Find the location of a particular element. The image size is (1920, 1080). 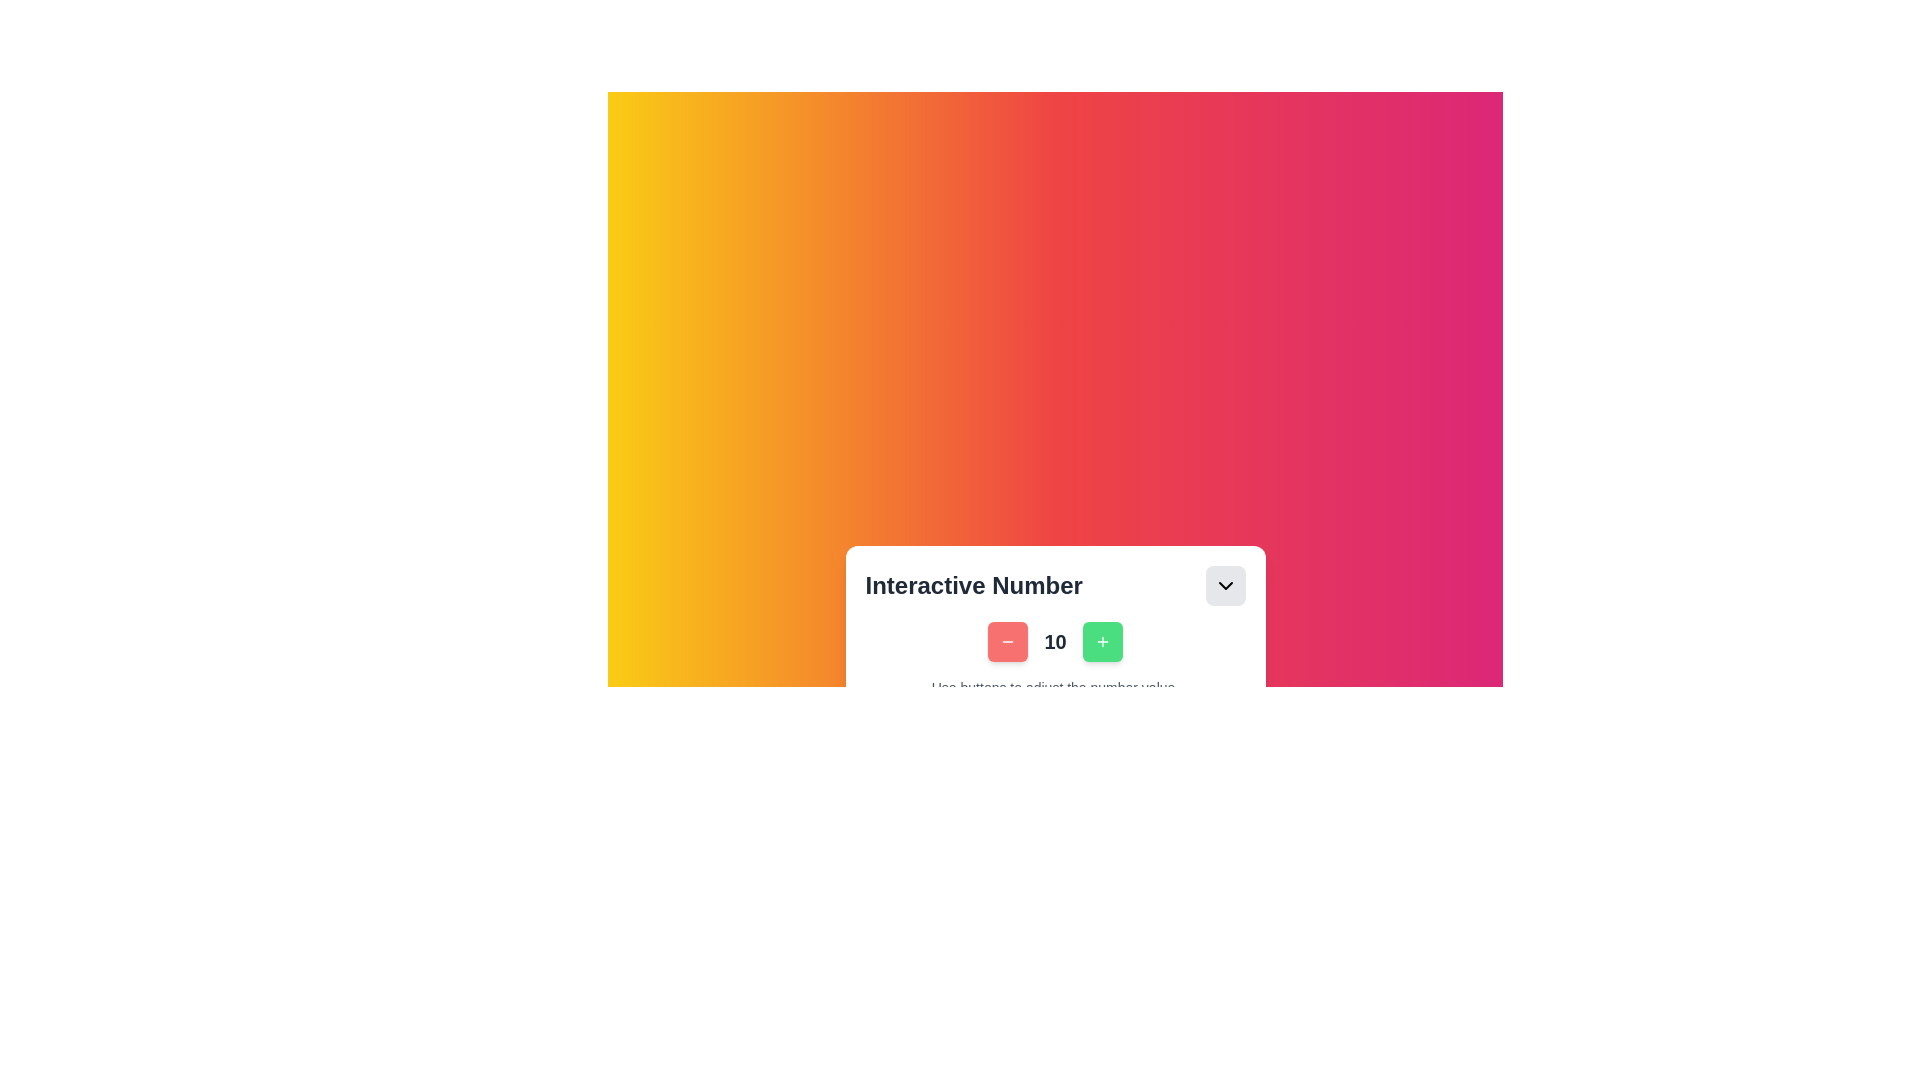

the Text Display Component that shows the current value of '10', centrally positioned beneath the title 'Interactive Number' and above the instructional text is located at coordinates (1054, 632).